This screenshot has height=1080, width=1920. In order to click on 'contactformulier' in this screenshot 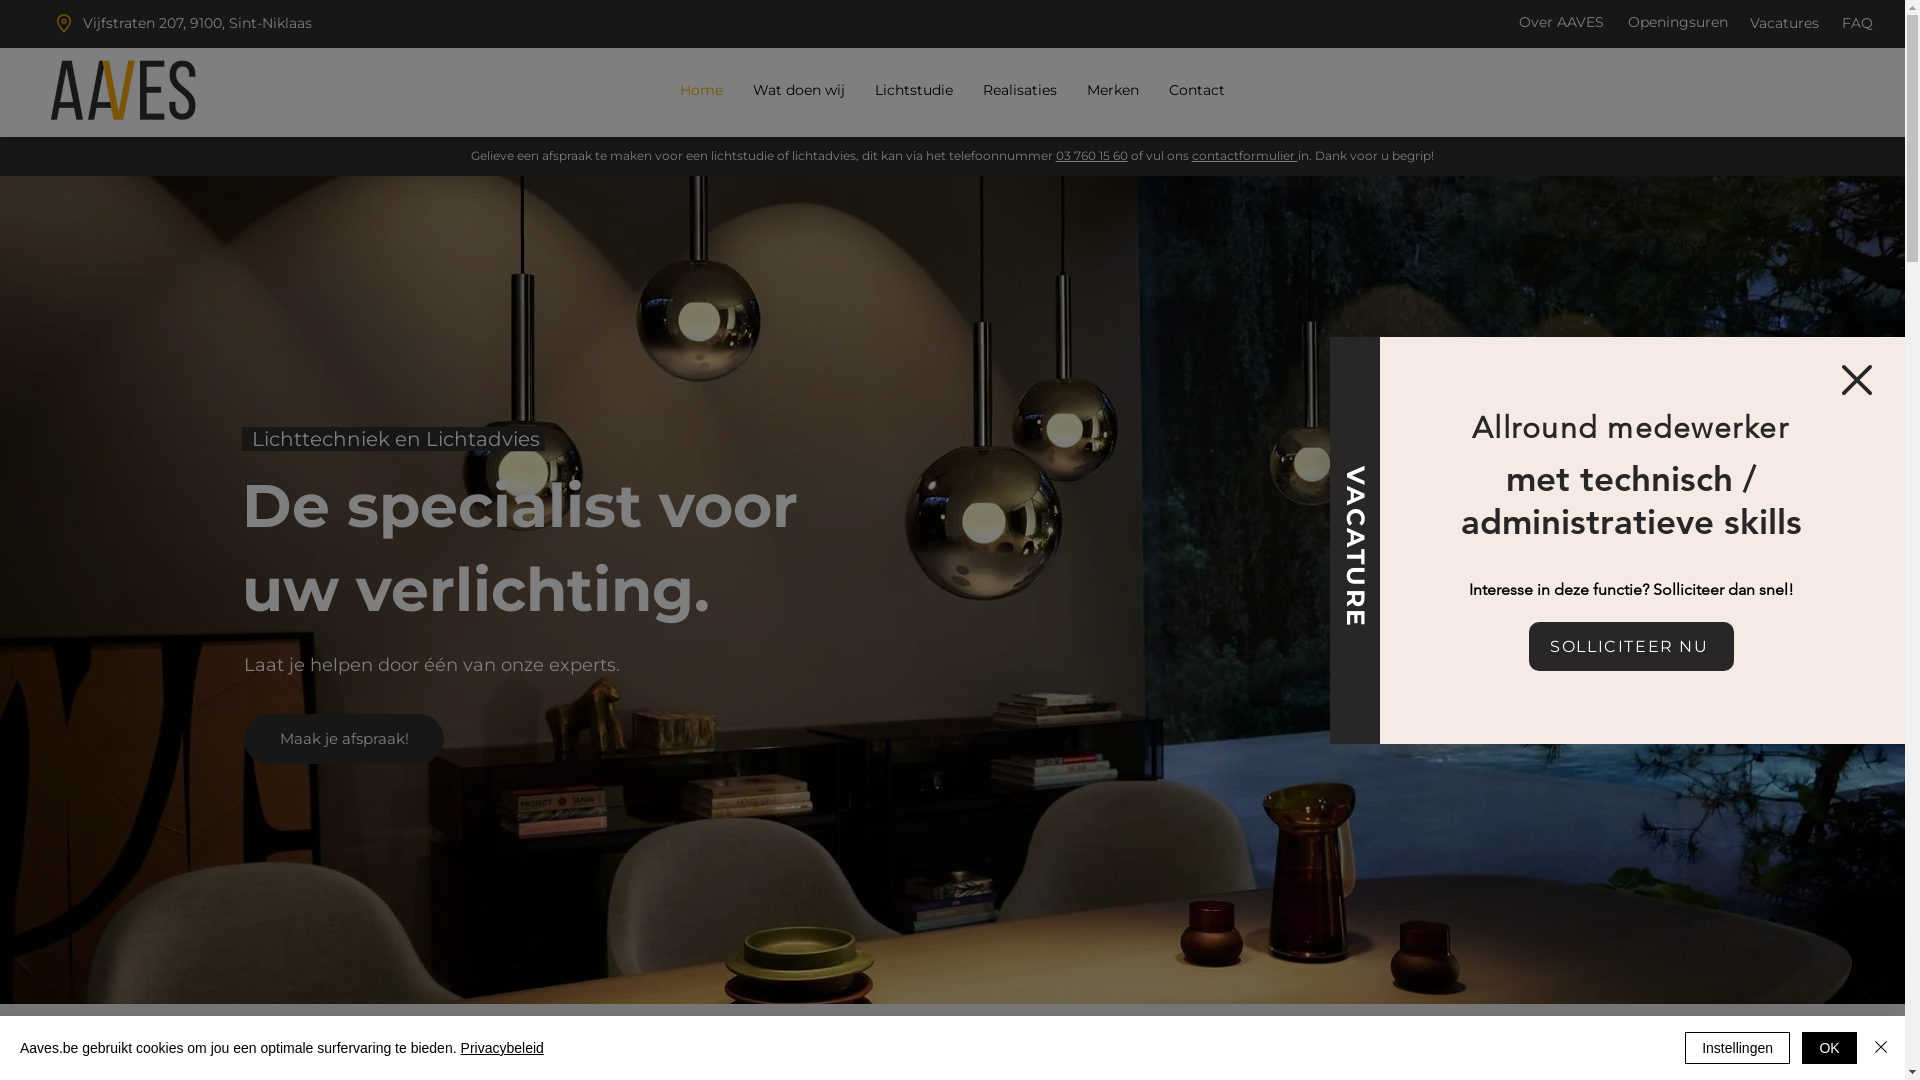, I will do `click(1191, 154)`.